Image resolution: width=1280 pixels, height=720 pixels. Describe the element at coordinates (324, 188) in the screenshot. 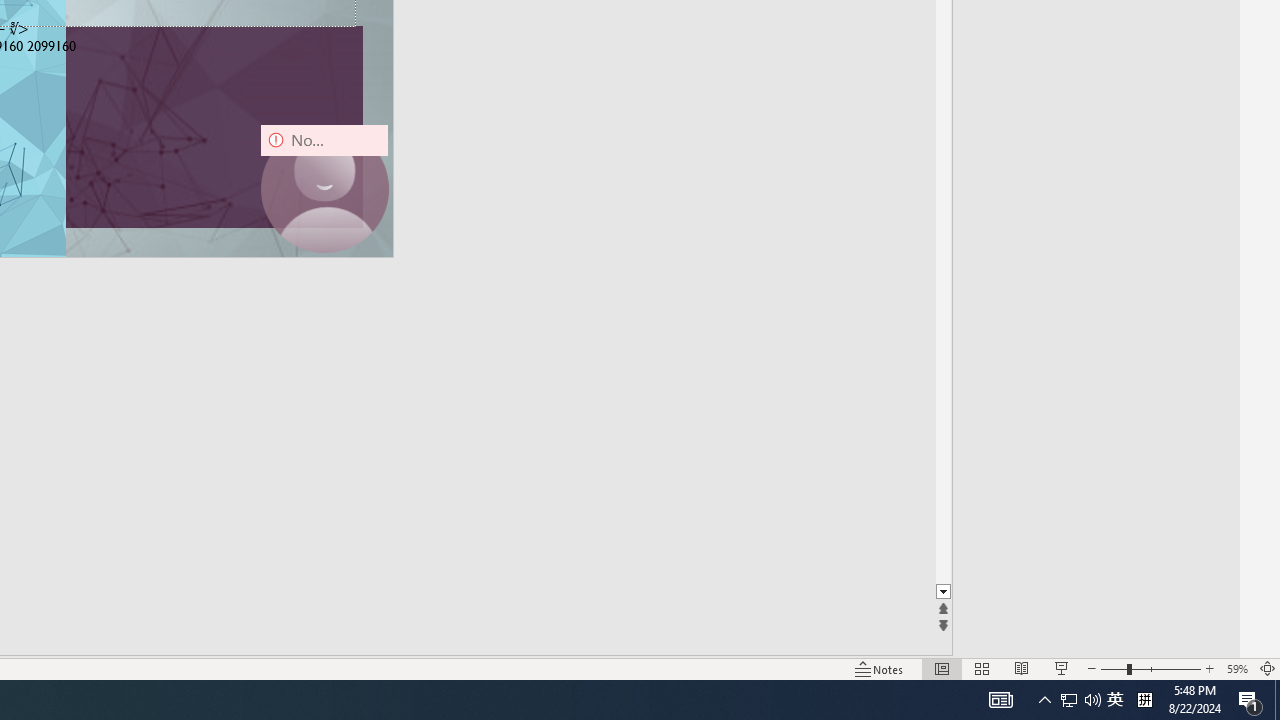

I see `'Camera 16, No camera detected.'` at that location.